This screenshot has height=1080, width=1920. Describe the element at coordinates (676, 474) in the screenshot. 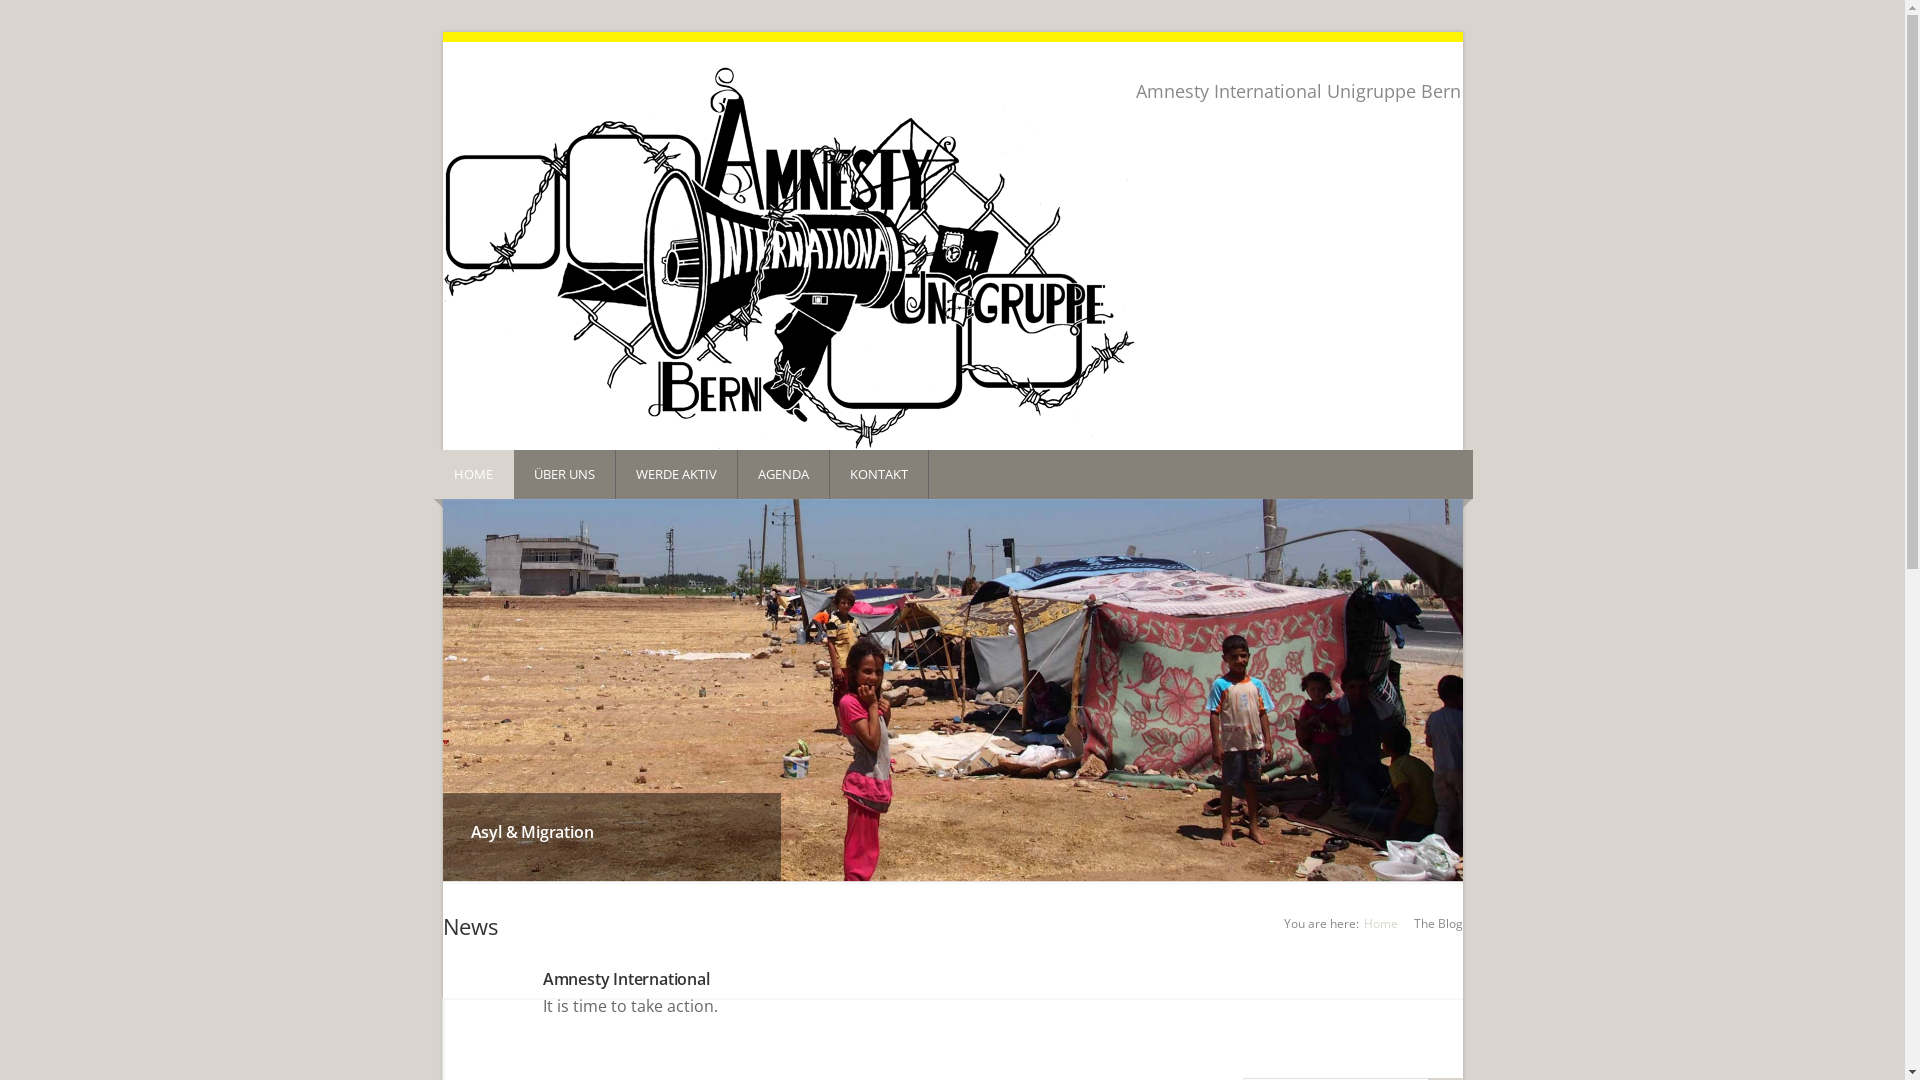

I see `'WERDE AKTIV'` at that location.